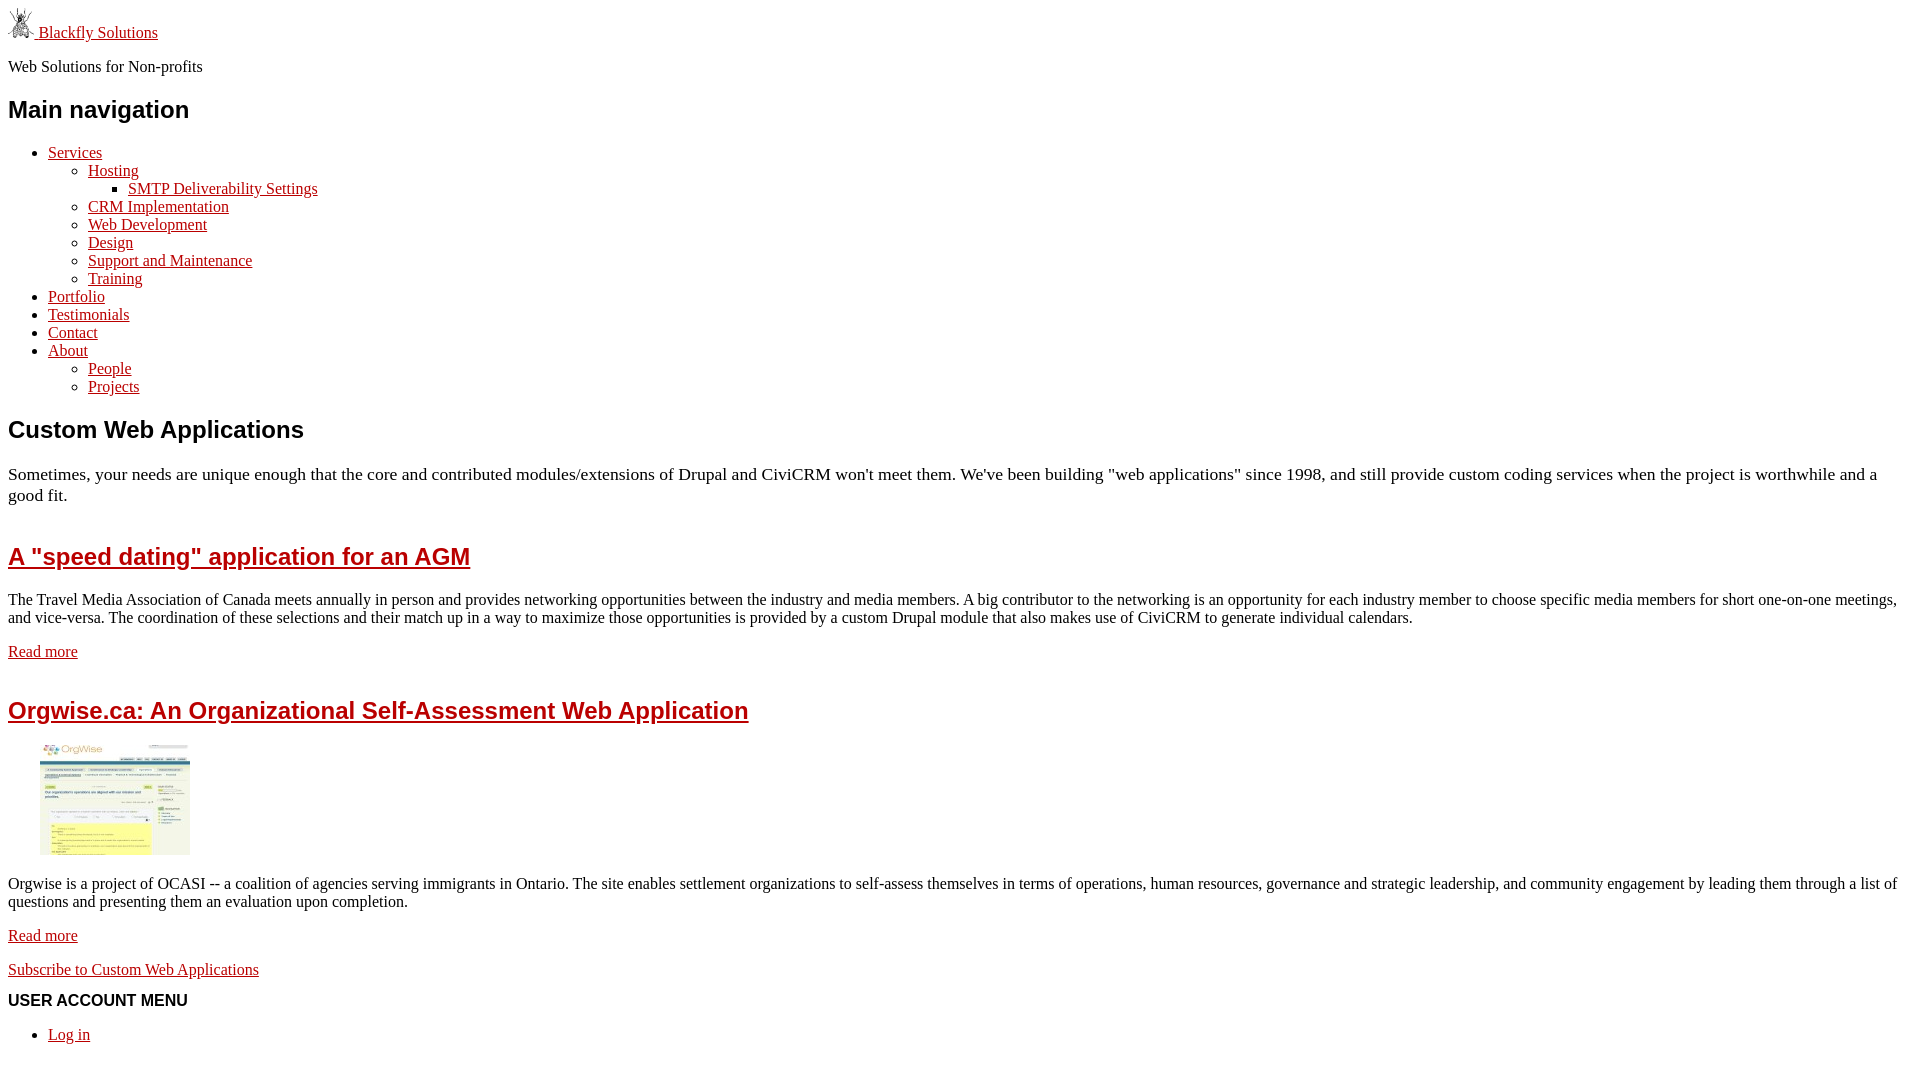 The height and width of the screenshot is (1080, 1920). What do you see at coordinates (23, 32) in the screenshot?
I see `'Home'` at bounding box center [23, 32].